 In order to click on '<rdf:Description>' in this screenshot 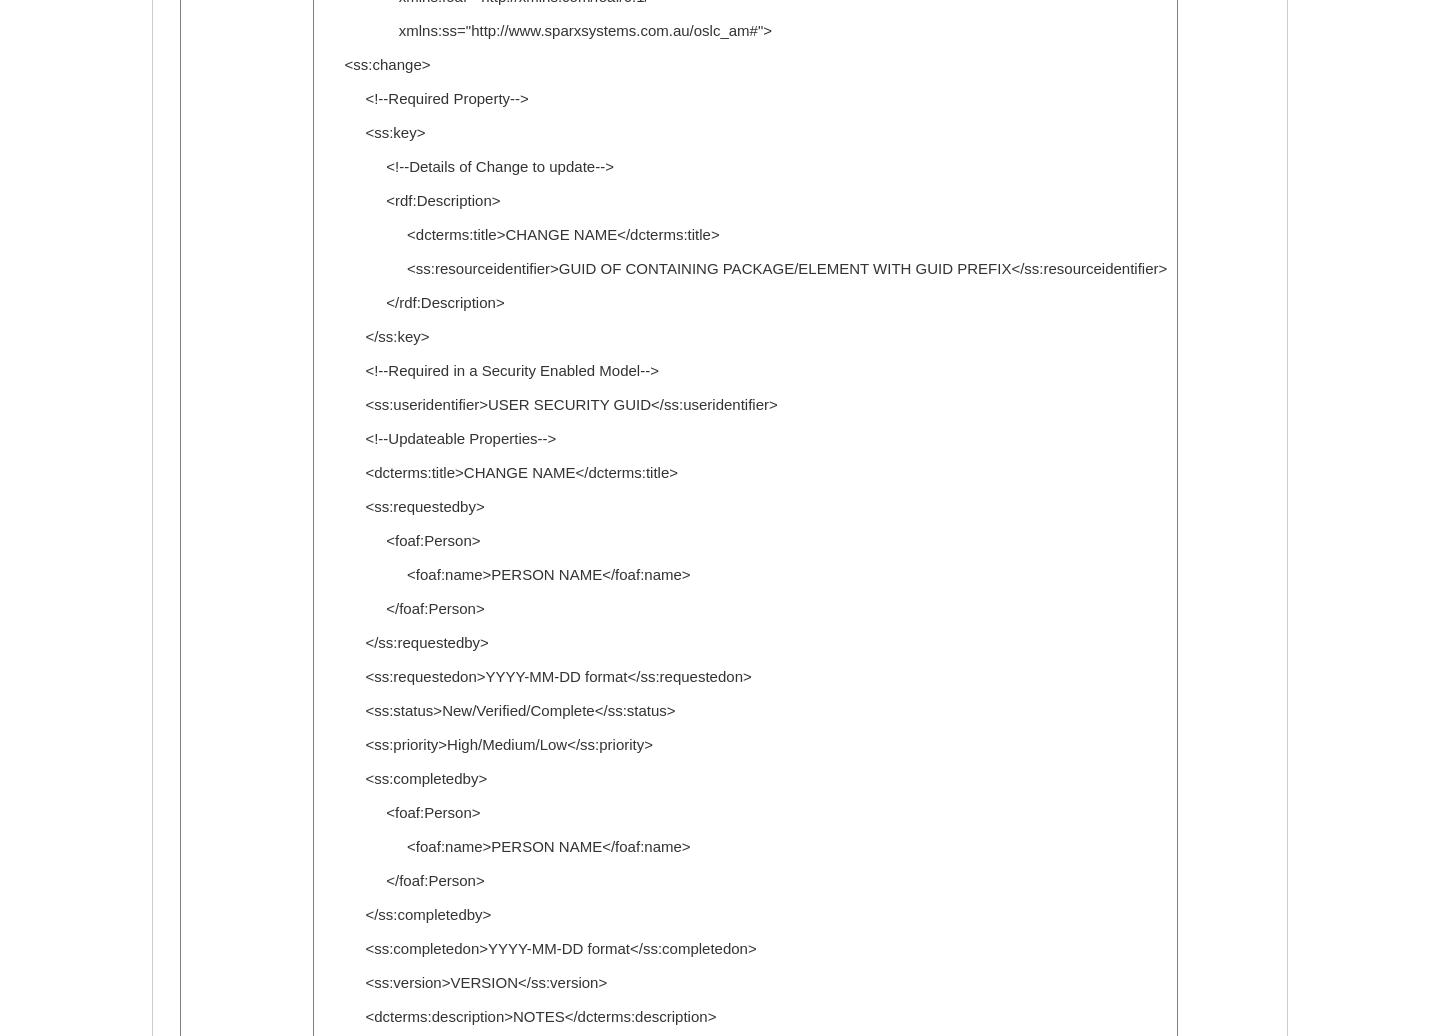, I will do `click(410, 200)`.